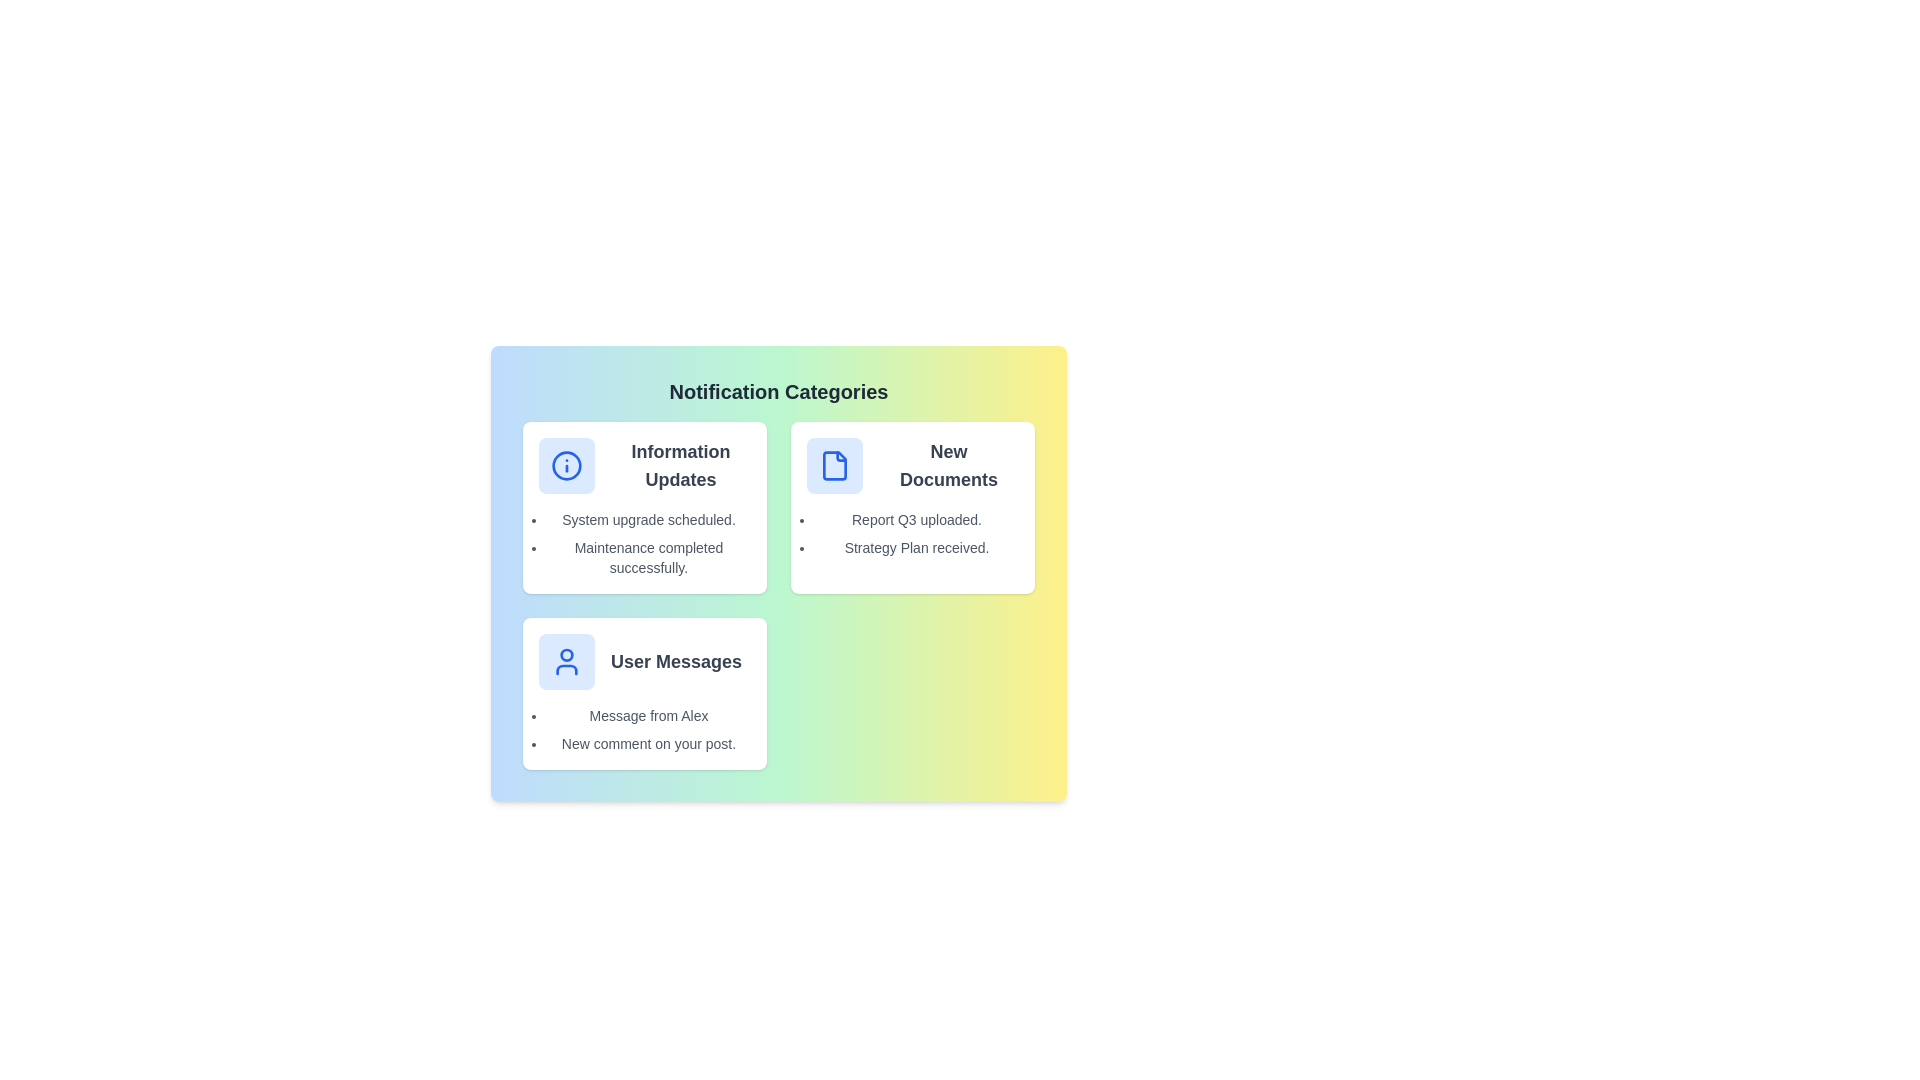  What do you see at coordinates (835, 466) in the screenshot?
I see `the icon of New Documents to display its tooltip` at bounding box center [835, 466].